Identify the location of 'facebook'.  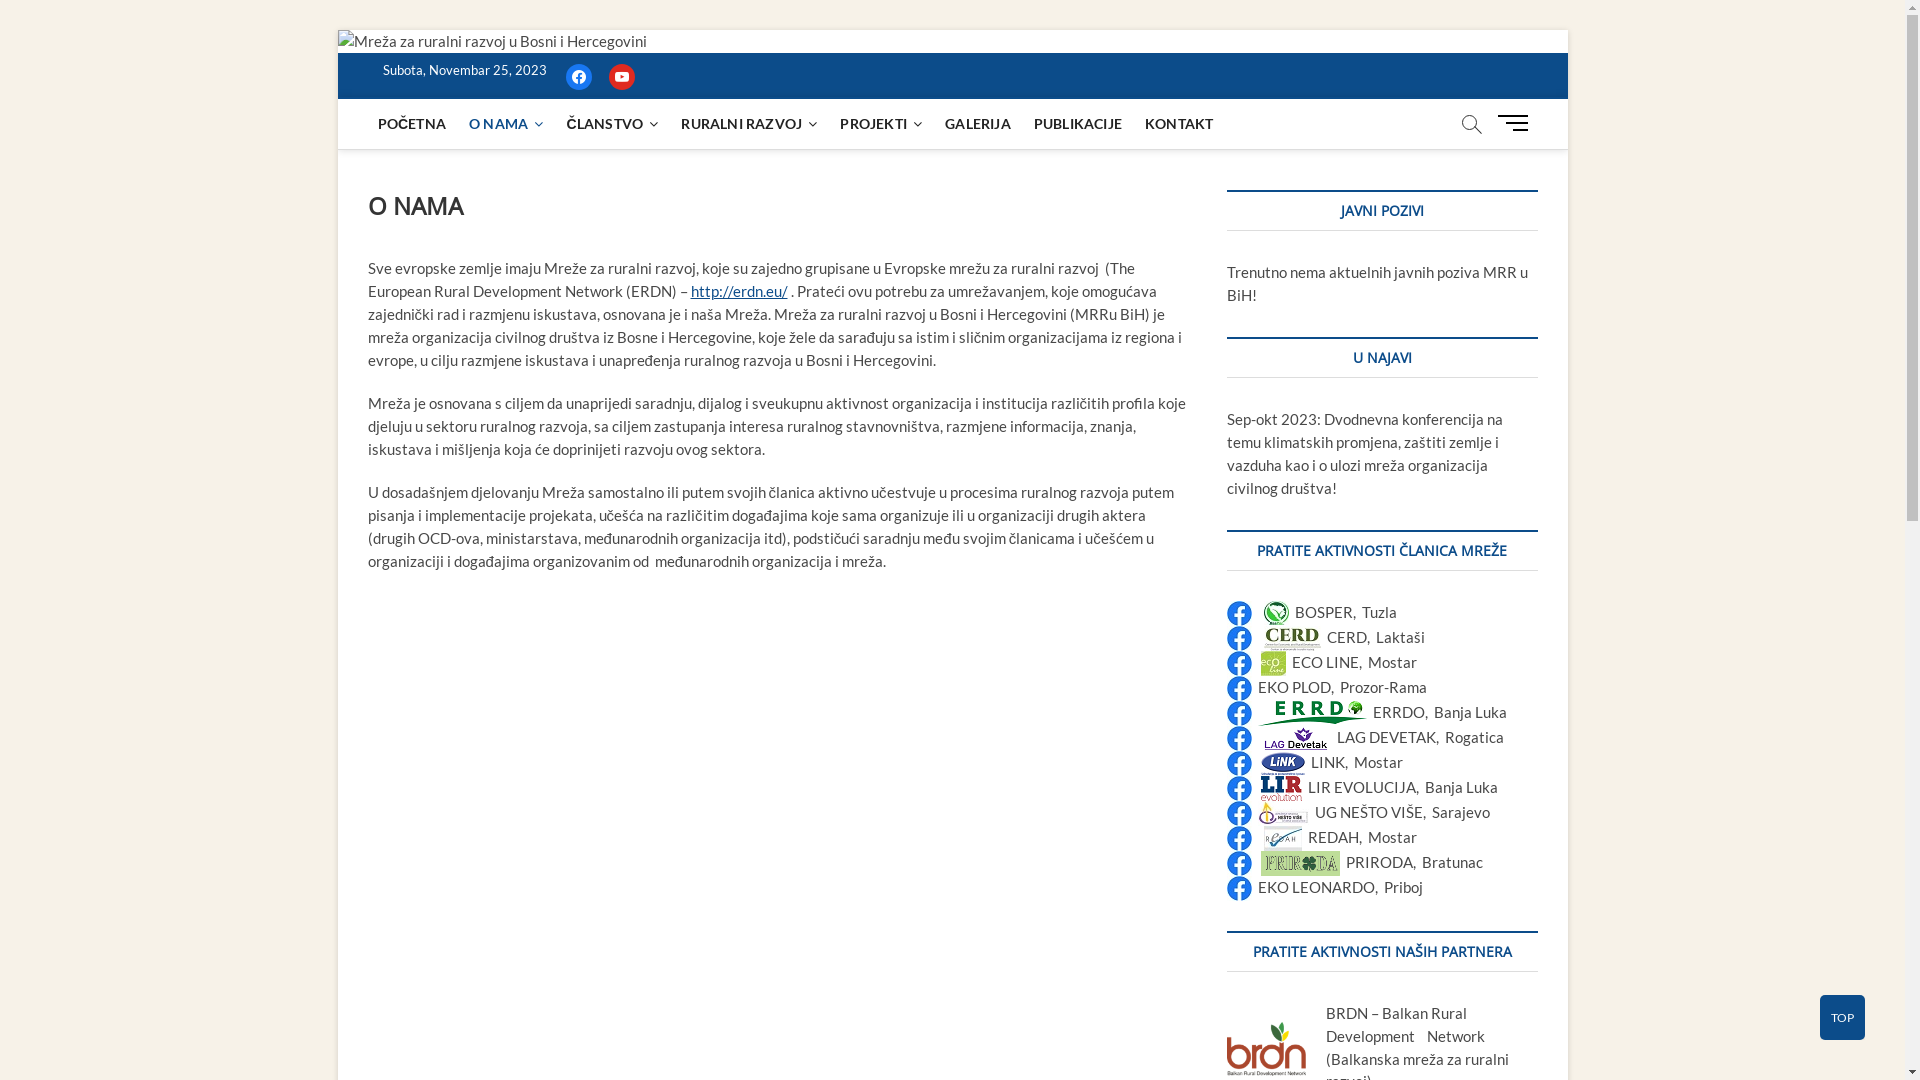
(565, 73).